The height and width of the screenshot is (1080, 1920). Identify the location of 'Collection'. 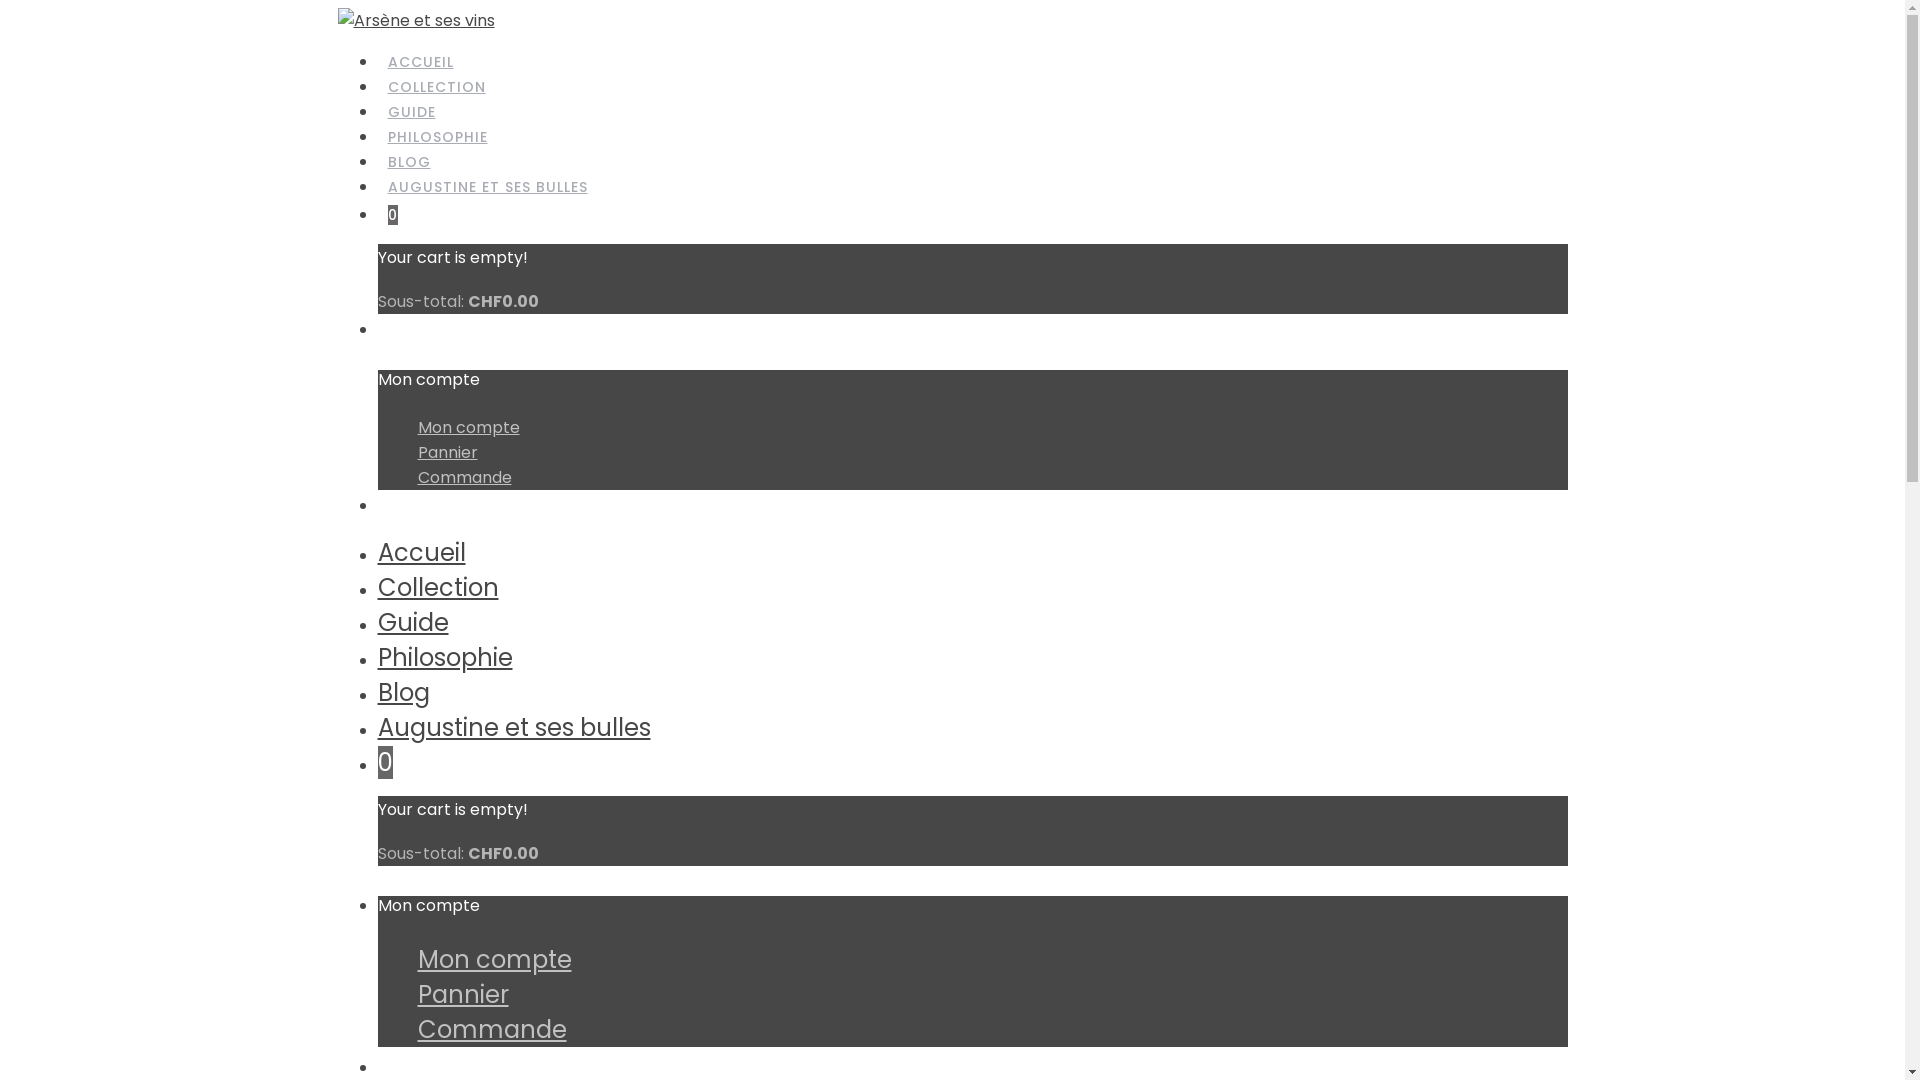
(378, 586).